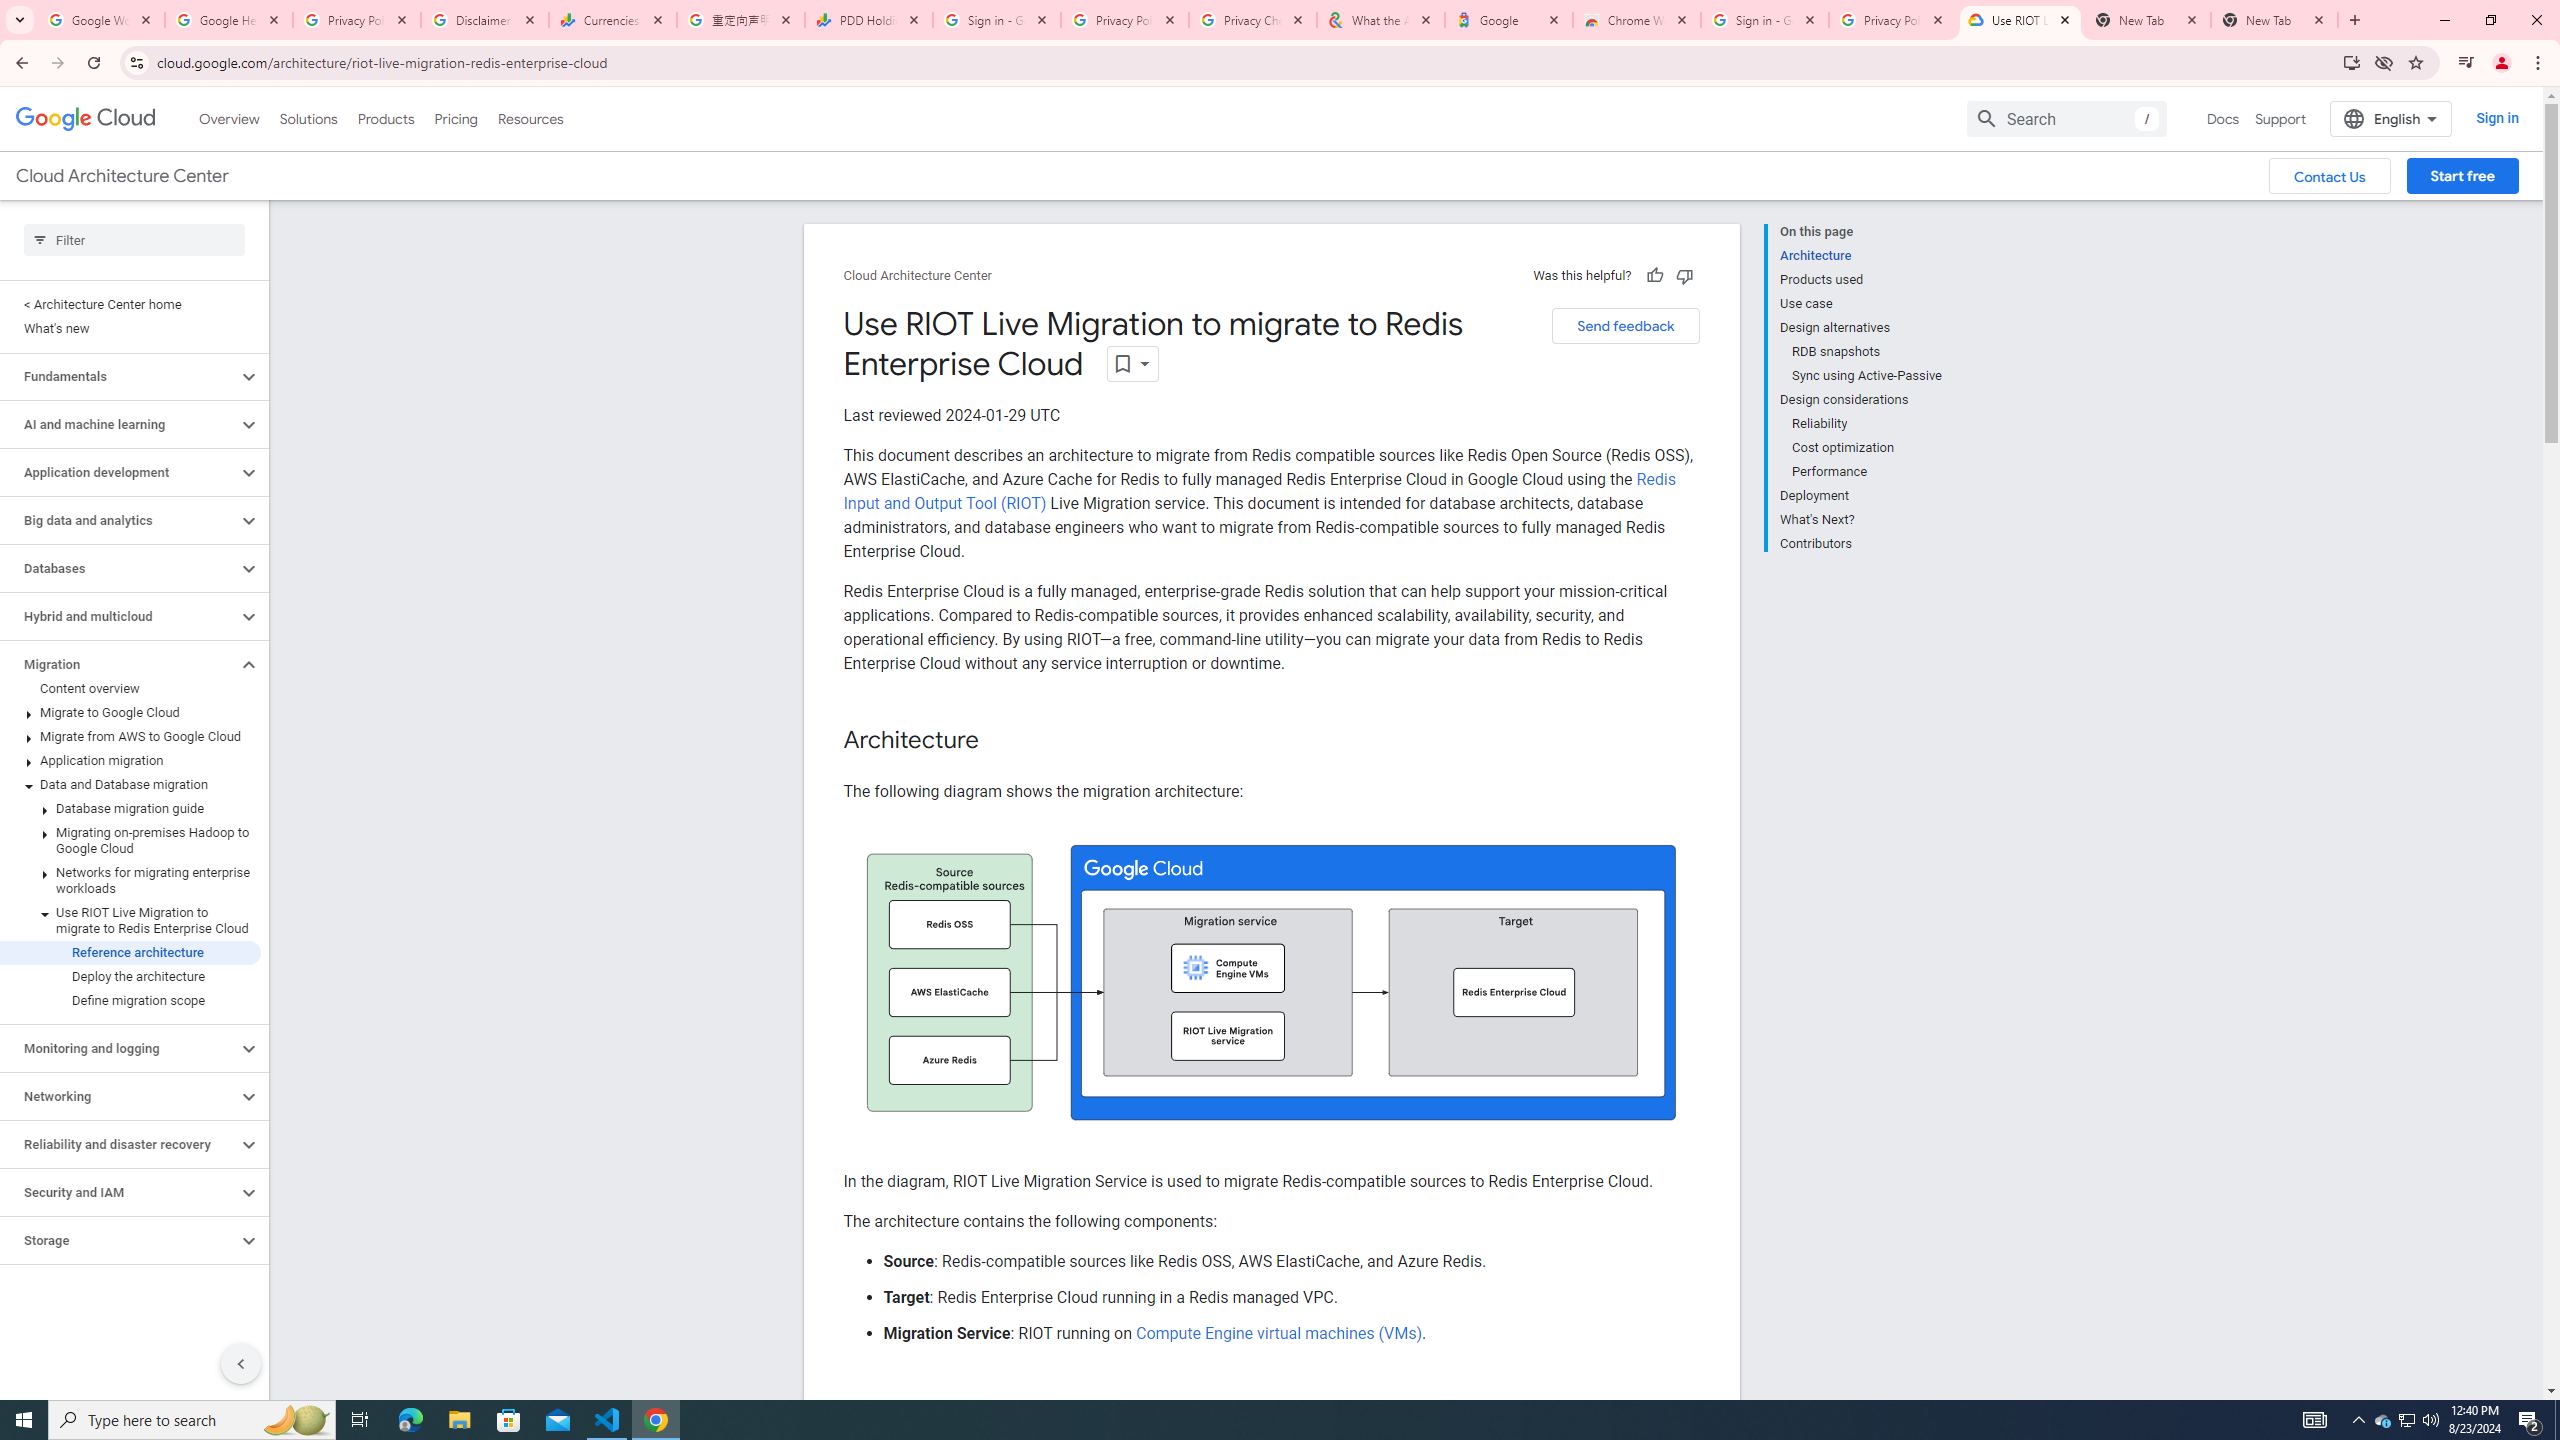  What do you see at coordinates (118, 1144) in the screenshot?
I see `'Reliability and disaster recovery'` at bounding box center [118, 1144].